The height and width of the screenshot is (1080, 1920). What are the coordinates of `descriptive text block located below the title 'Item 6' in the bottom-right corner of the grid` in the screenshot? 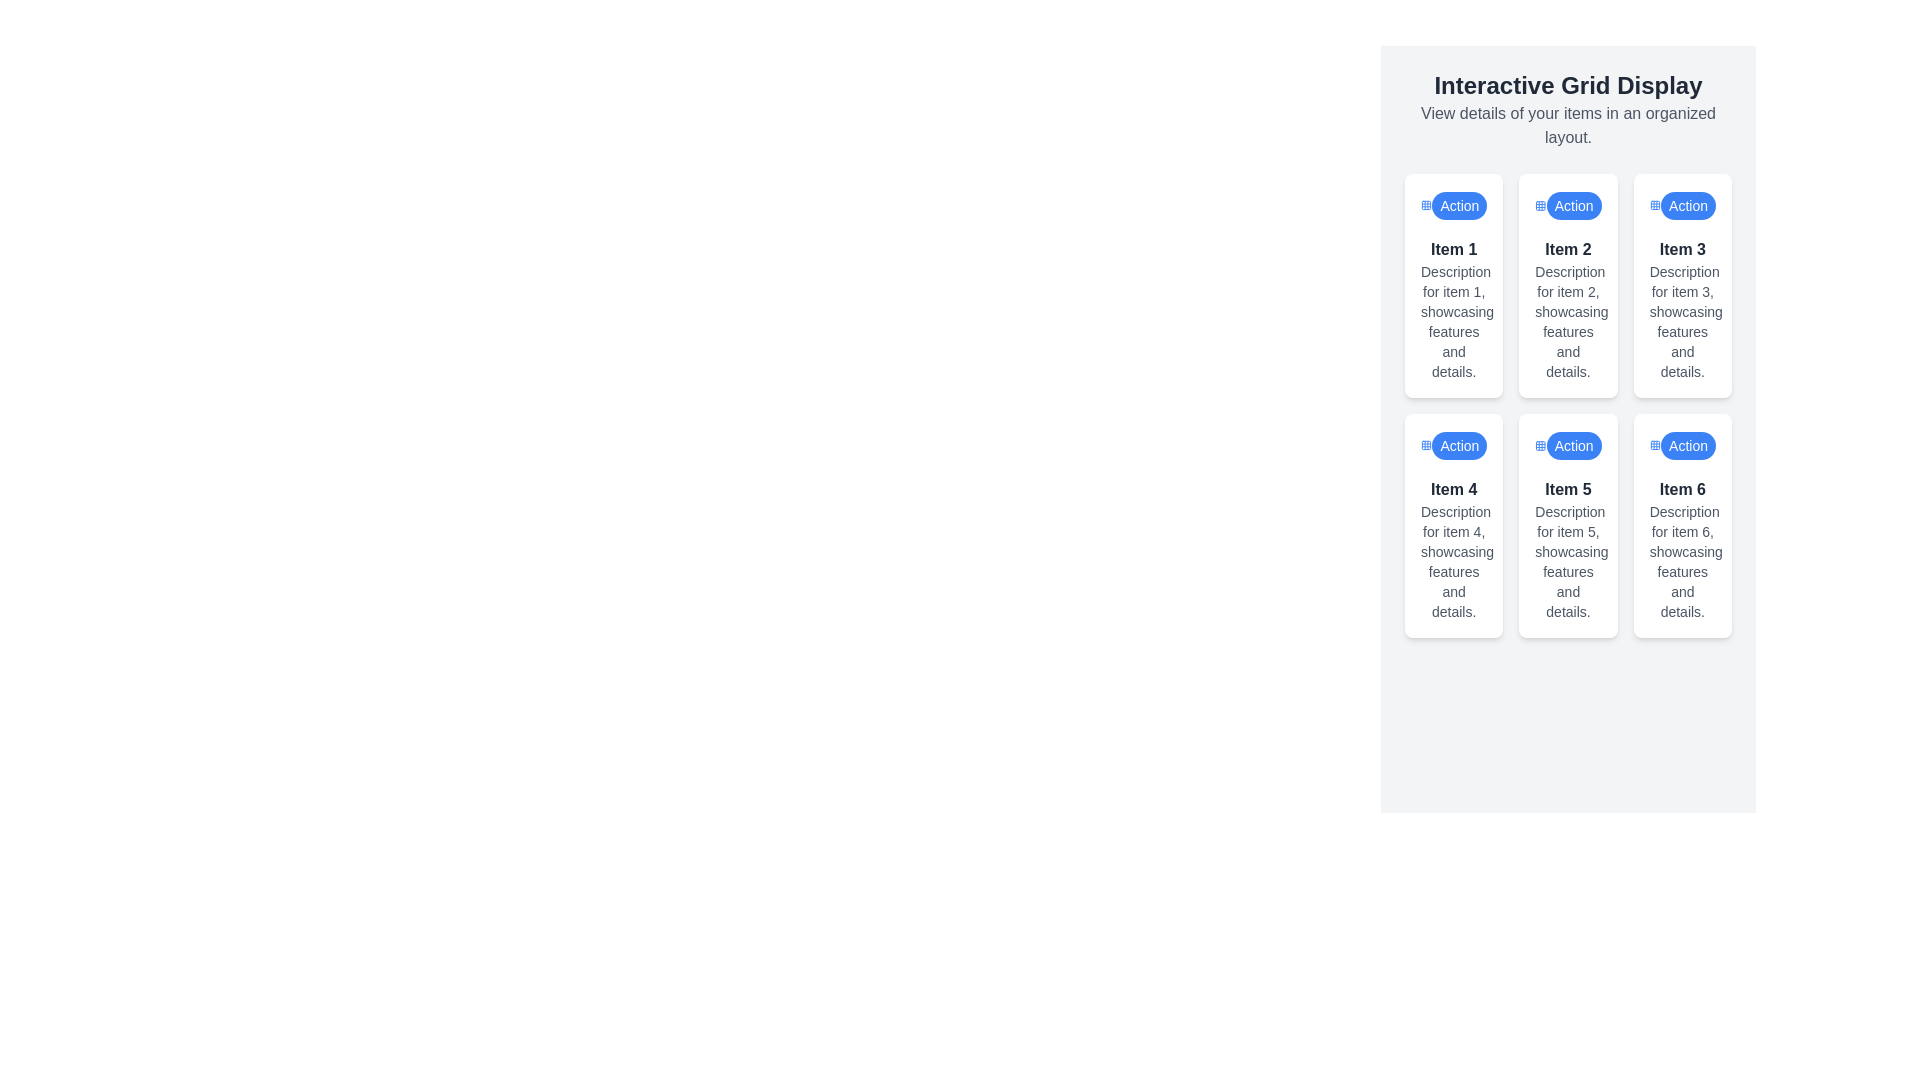 It's located at (1681, 562).